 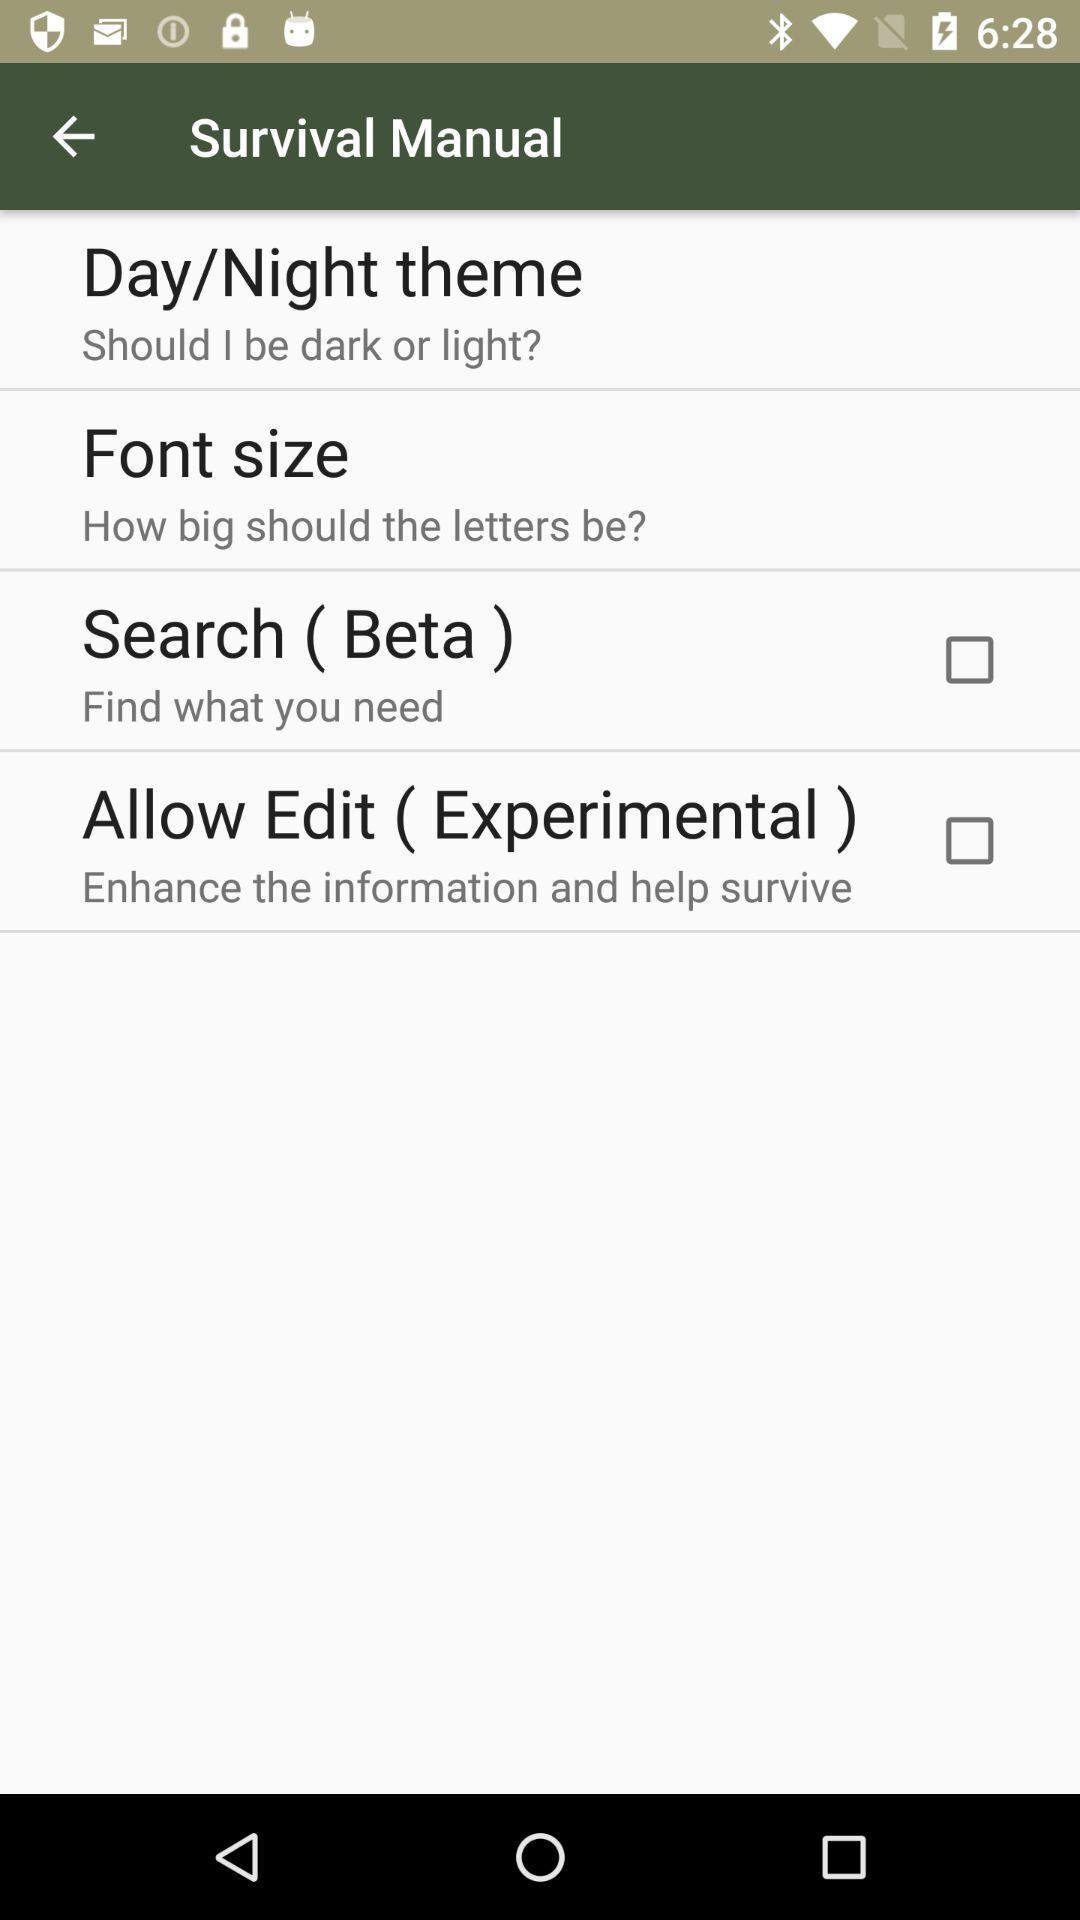 I want to click on icon to the left of the survival manual, so click(x=72, y=135).